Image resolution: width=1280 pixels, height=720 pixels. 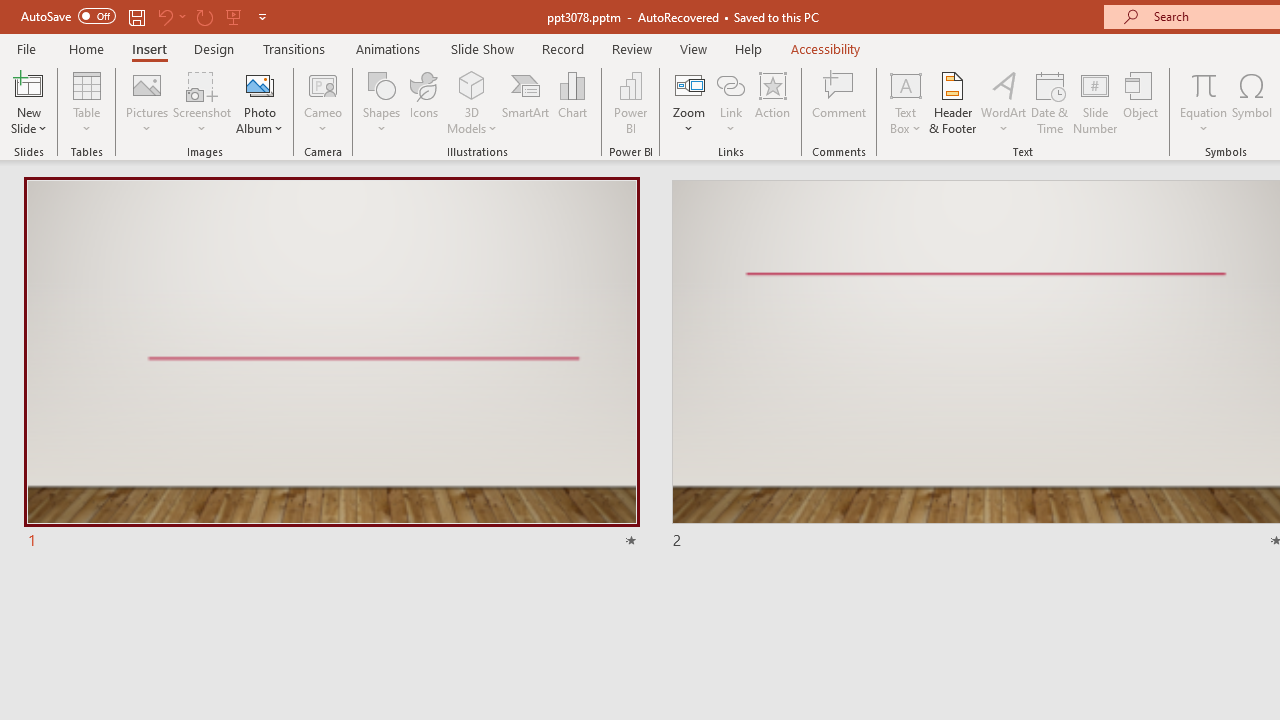 I want to click on 'Equation', so click(x=1202, y=103).